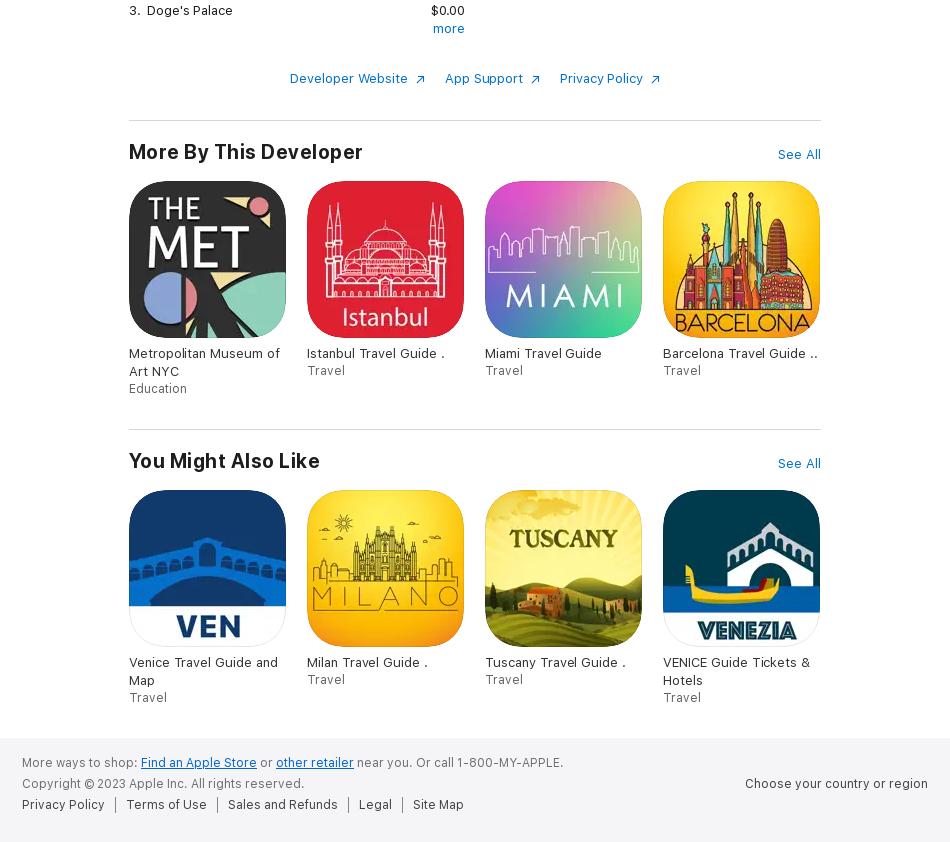  What do you see at coordinates (374, 352) in the screenshot?
I see `'Istanbul Travel Guide .'` at bounding box center [374, 352].